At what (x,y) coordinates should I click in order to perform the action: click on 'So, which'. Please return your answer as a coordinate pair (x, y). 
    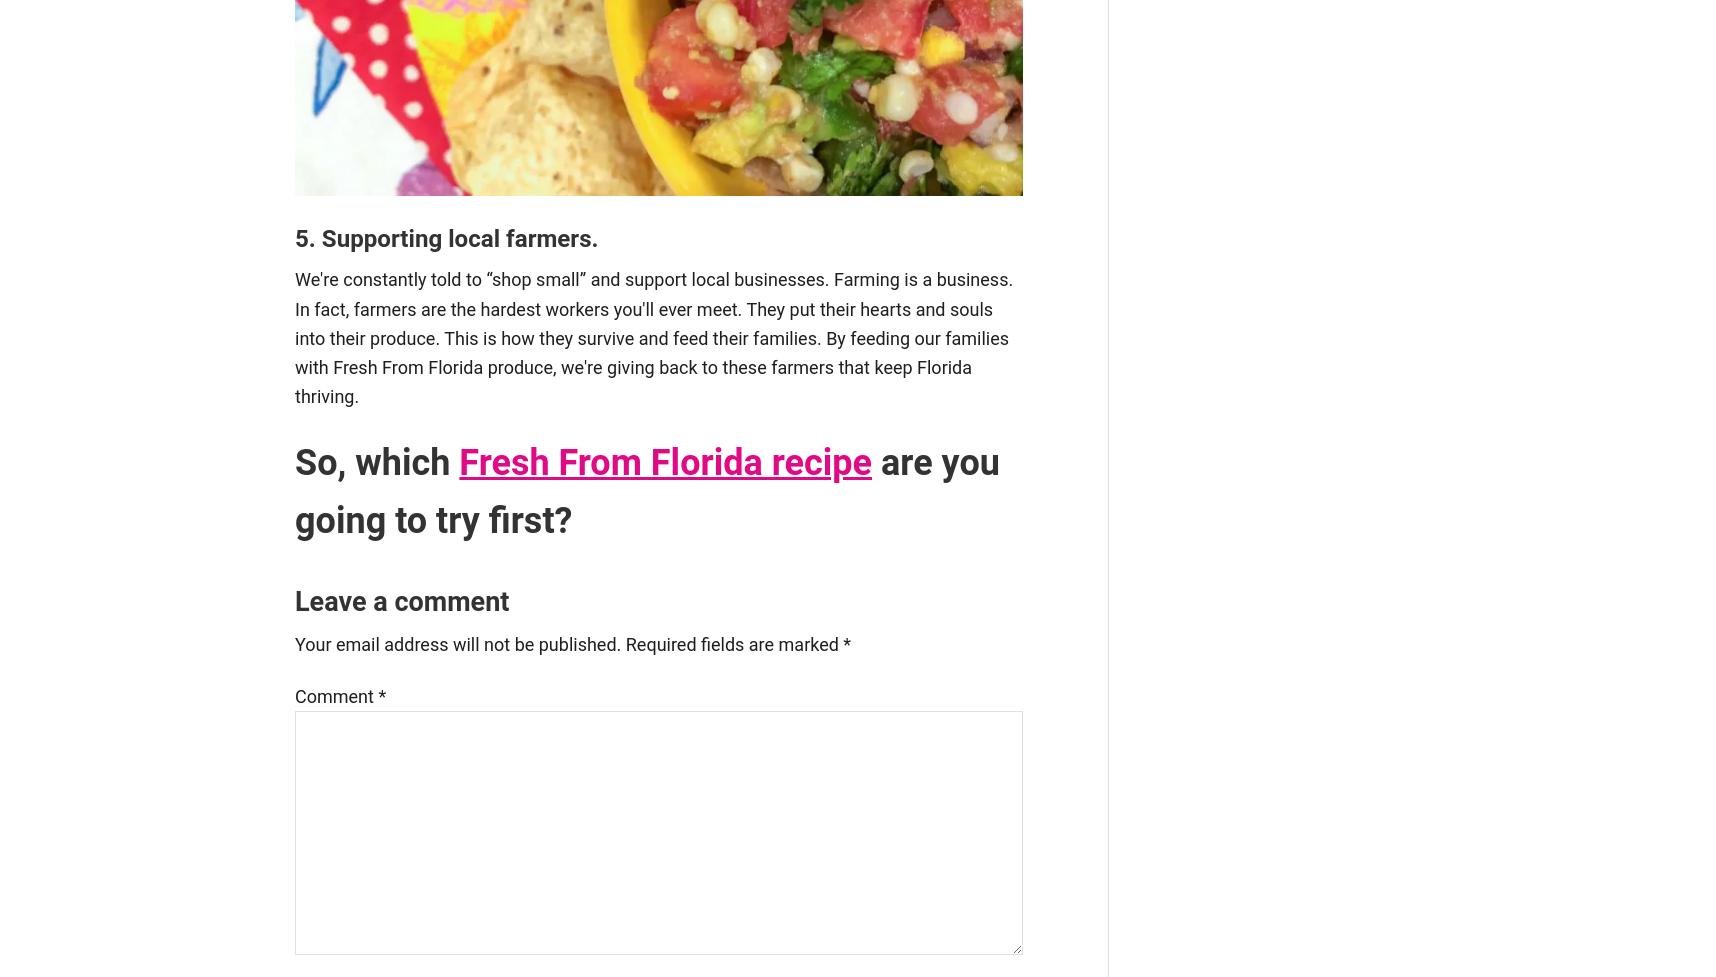
    Looking at the image, I should click on (377, 462).